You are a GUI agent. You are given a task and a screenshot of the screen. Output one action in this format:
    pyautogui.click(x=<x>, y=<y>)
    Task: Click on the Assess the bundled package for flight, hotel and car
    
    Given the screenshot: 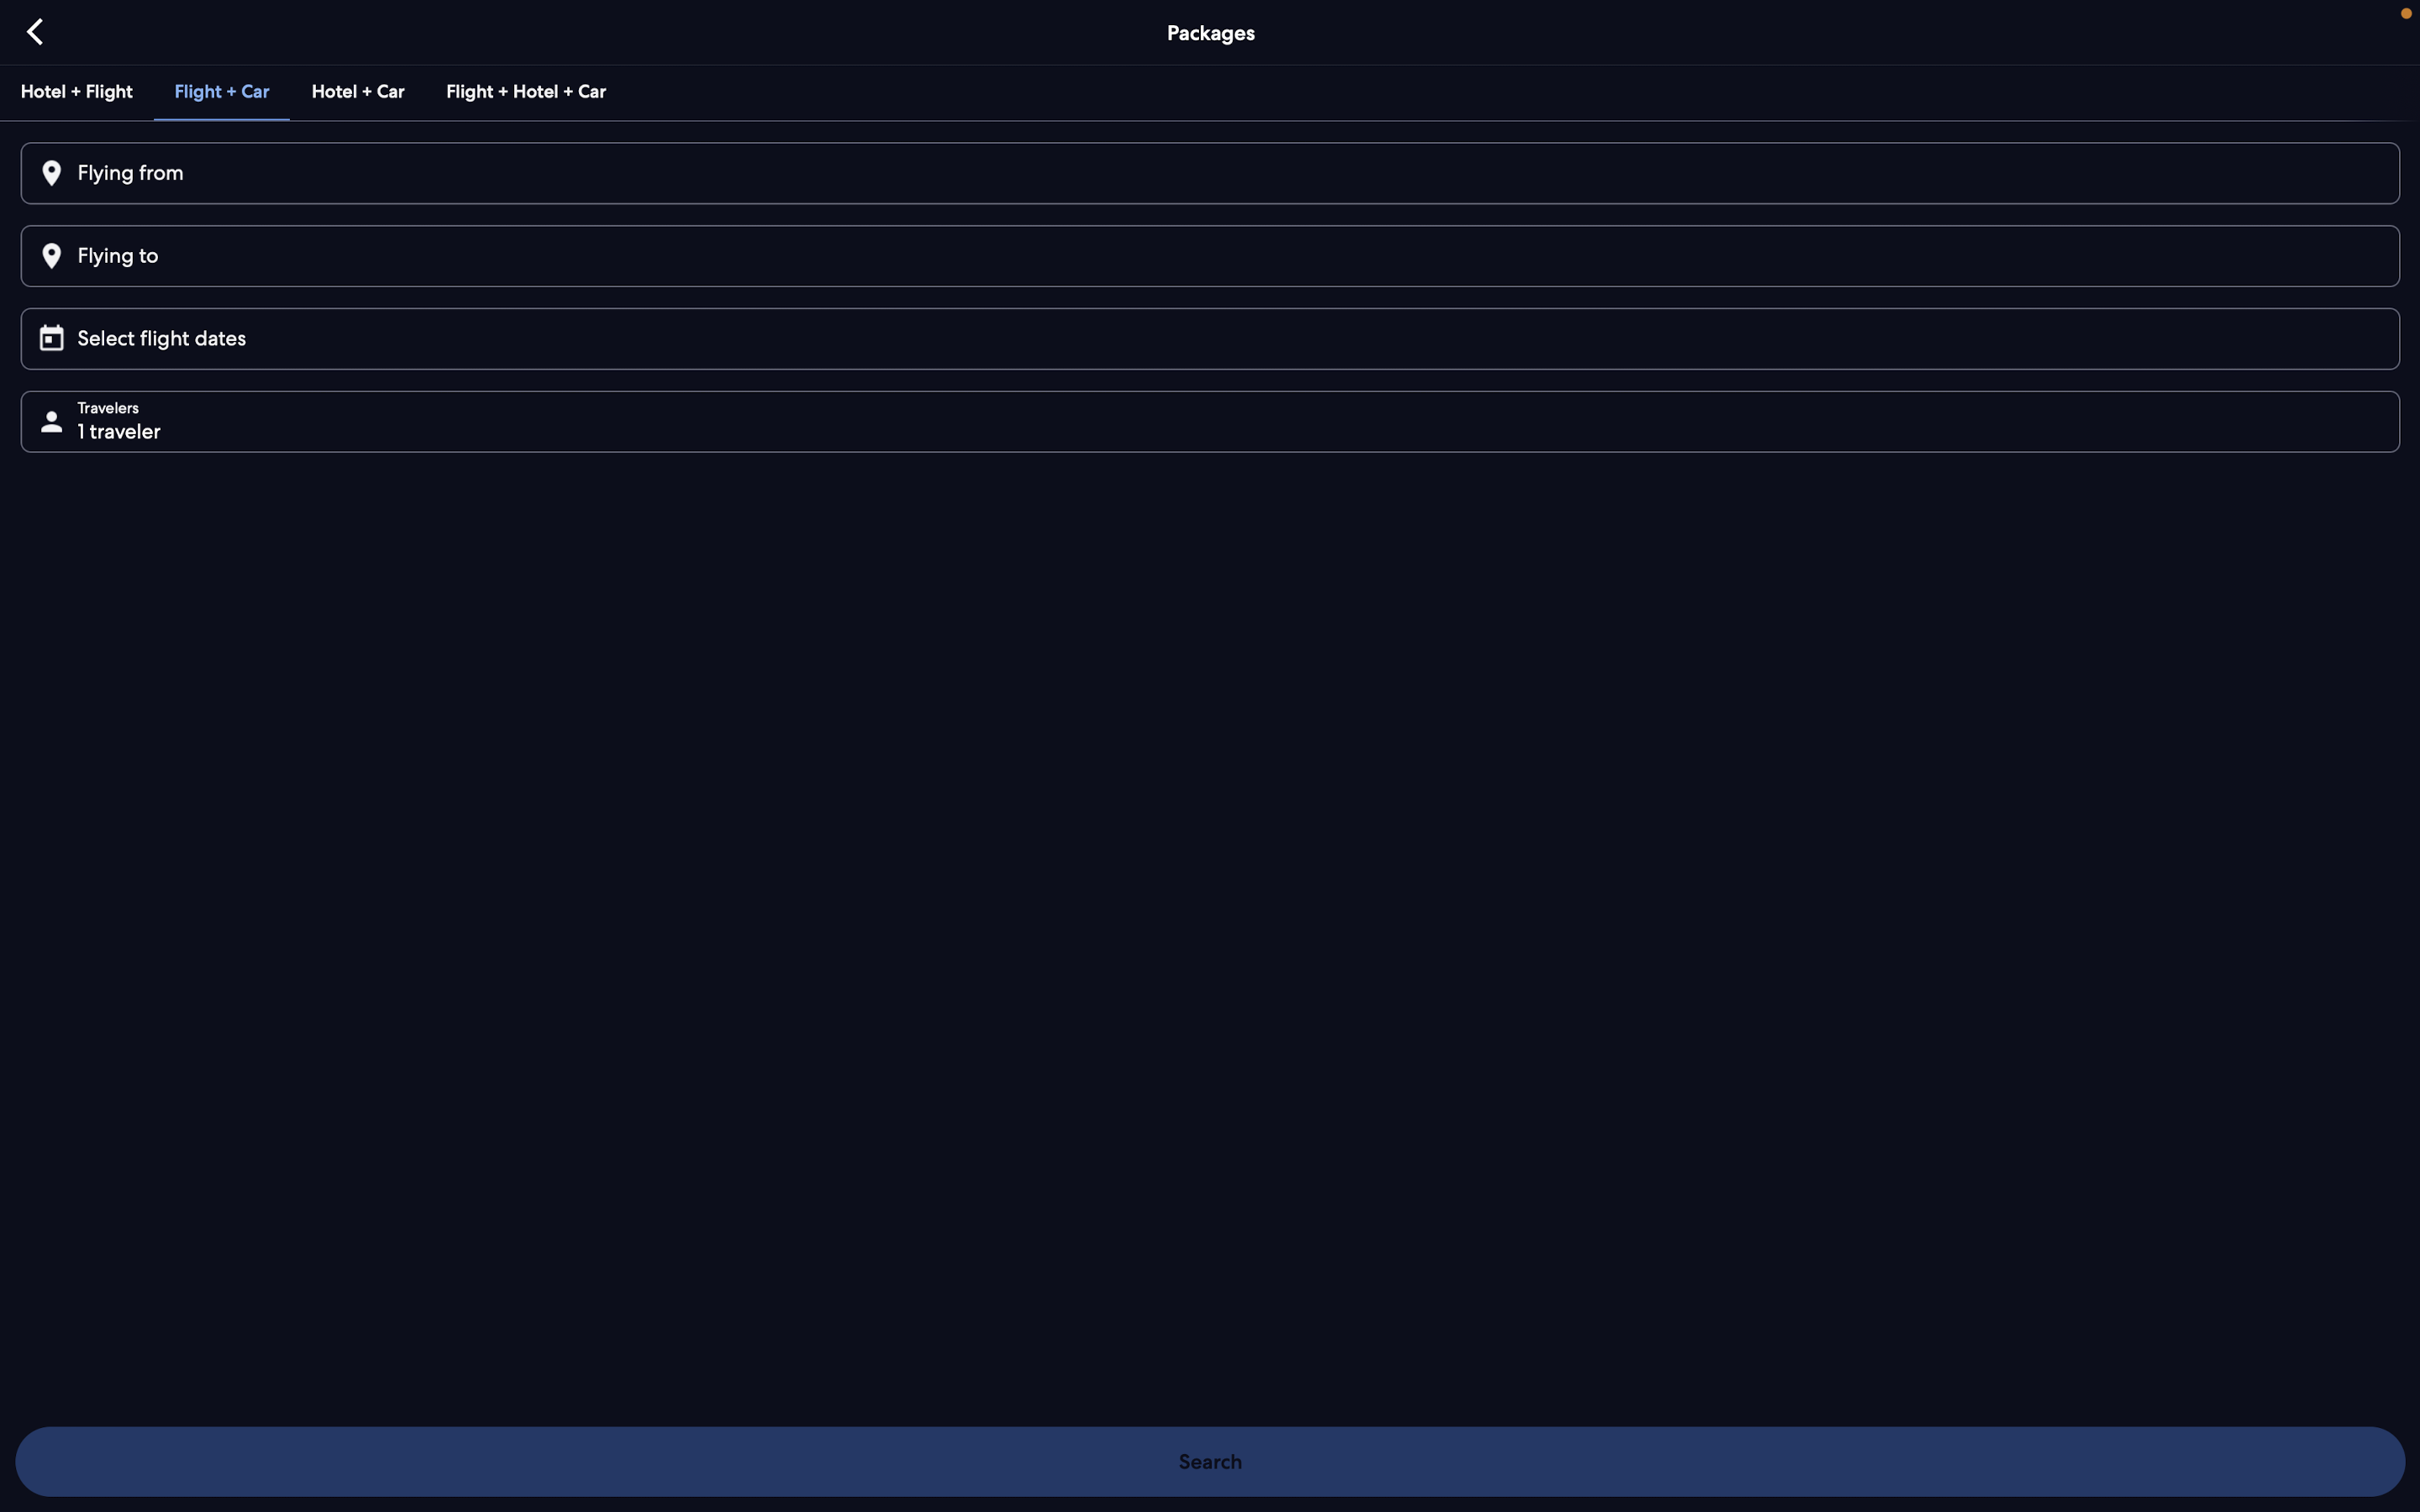 What is the action you would take?
    pyautogui.click(x=523, y=90)
    